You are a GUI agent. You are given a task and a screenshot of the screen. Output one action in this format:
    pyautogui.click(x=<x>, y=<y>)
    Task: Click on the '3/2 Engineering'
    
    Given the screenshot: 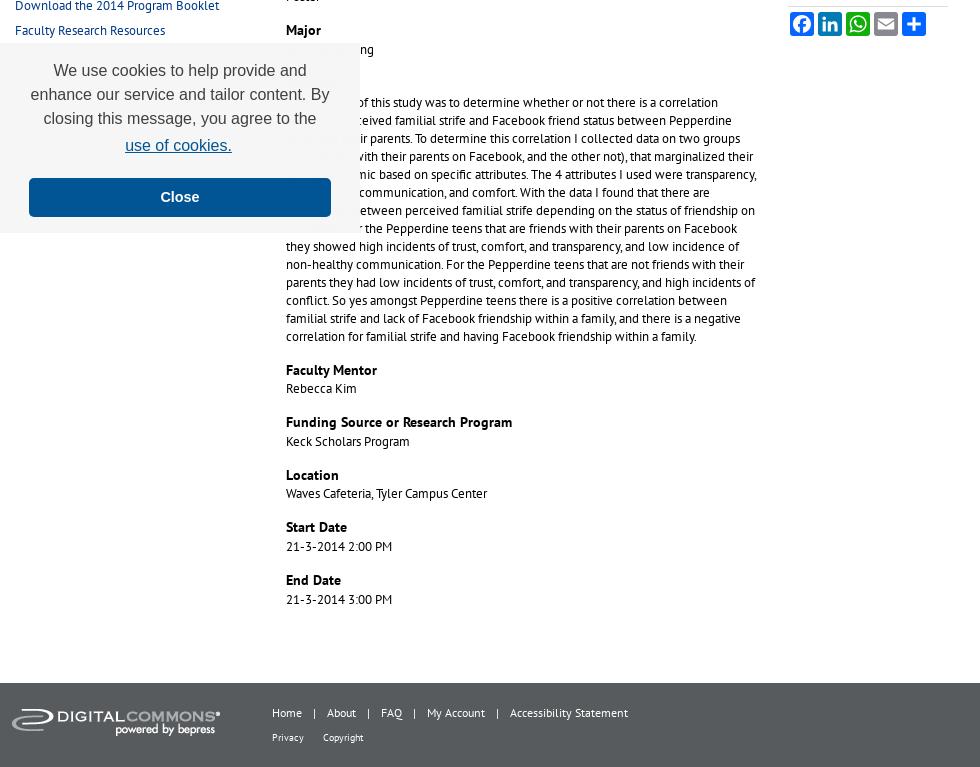 What is the action you would take?
    pyautogui.click(x=329, y=48)
    